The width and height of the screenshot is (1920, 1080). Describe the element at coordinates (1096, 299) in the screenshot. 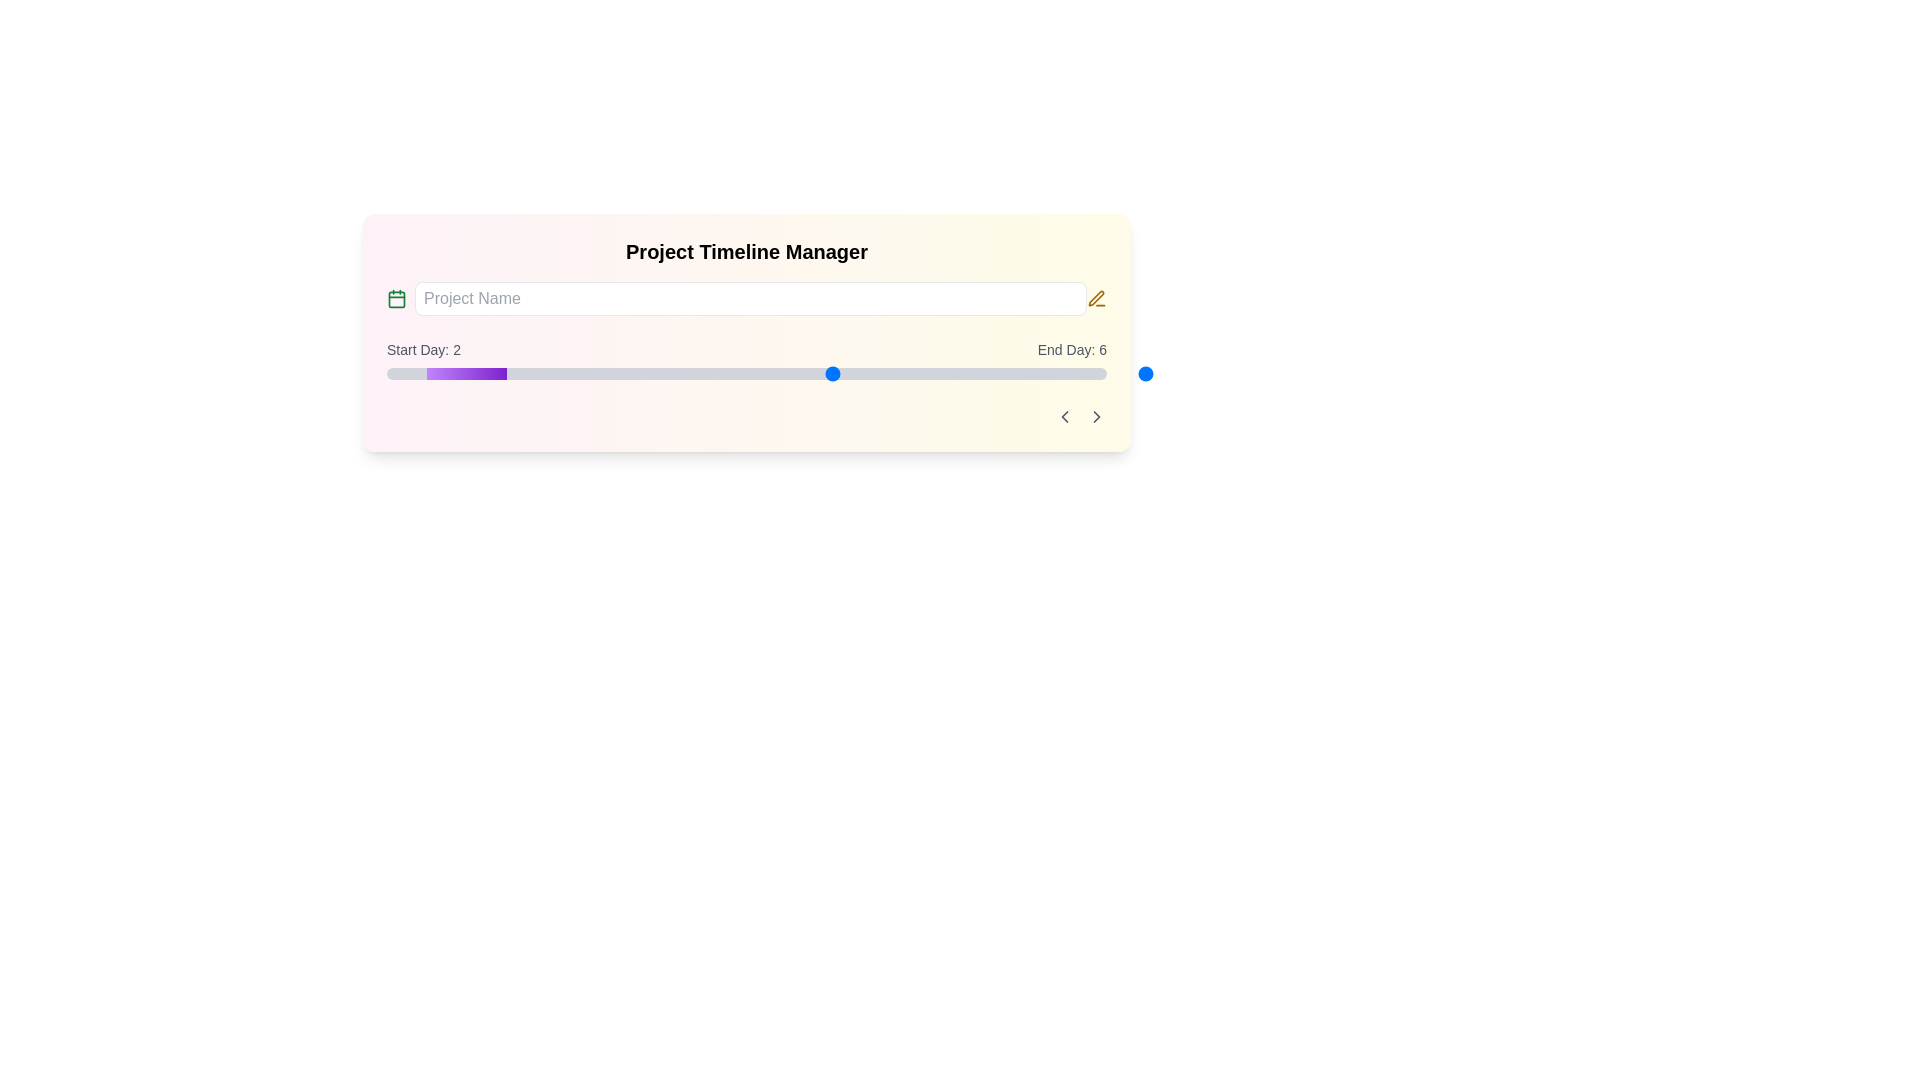

I see `the yellow pen icon located at the far-right end of the 'Project Name' text input field` at that location.